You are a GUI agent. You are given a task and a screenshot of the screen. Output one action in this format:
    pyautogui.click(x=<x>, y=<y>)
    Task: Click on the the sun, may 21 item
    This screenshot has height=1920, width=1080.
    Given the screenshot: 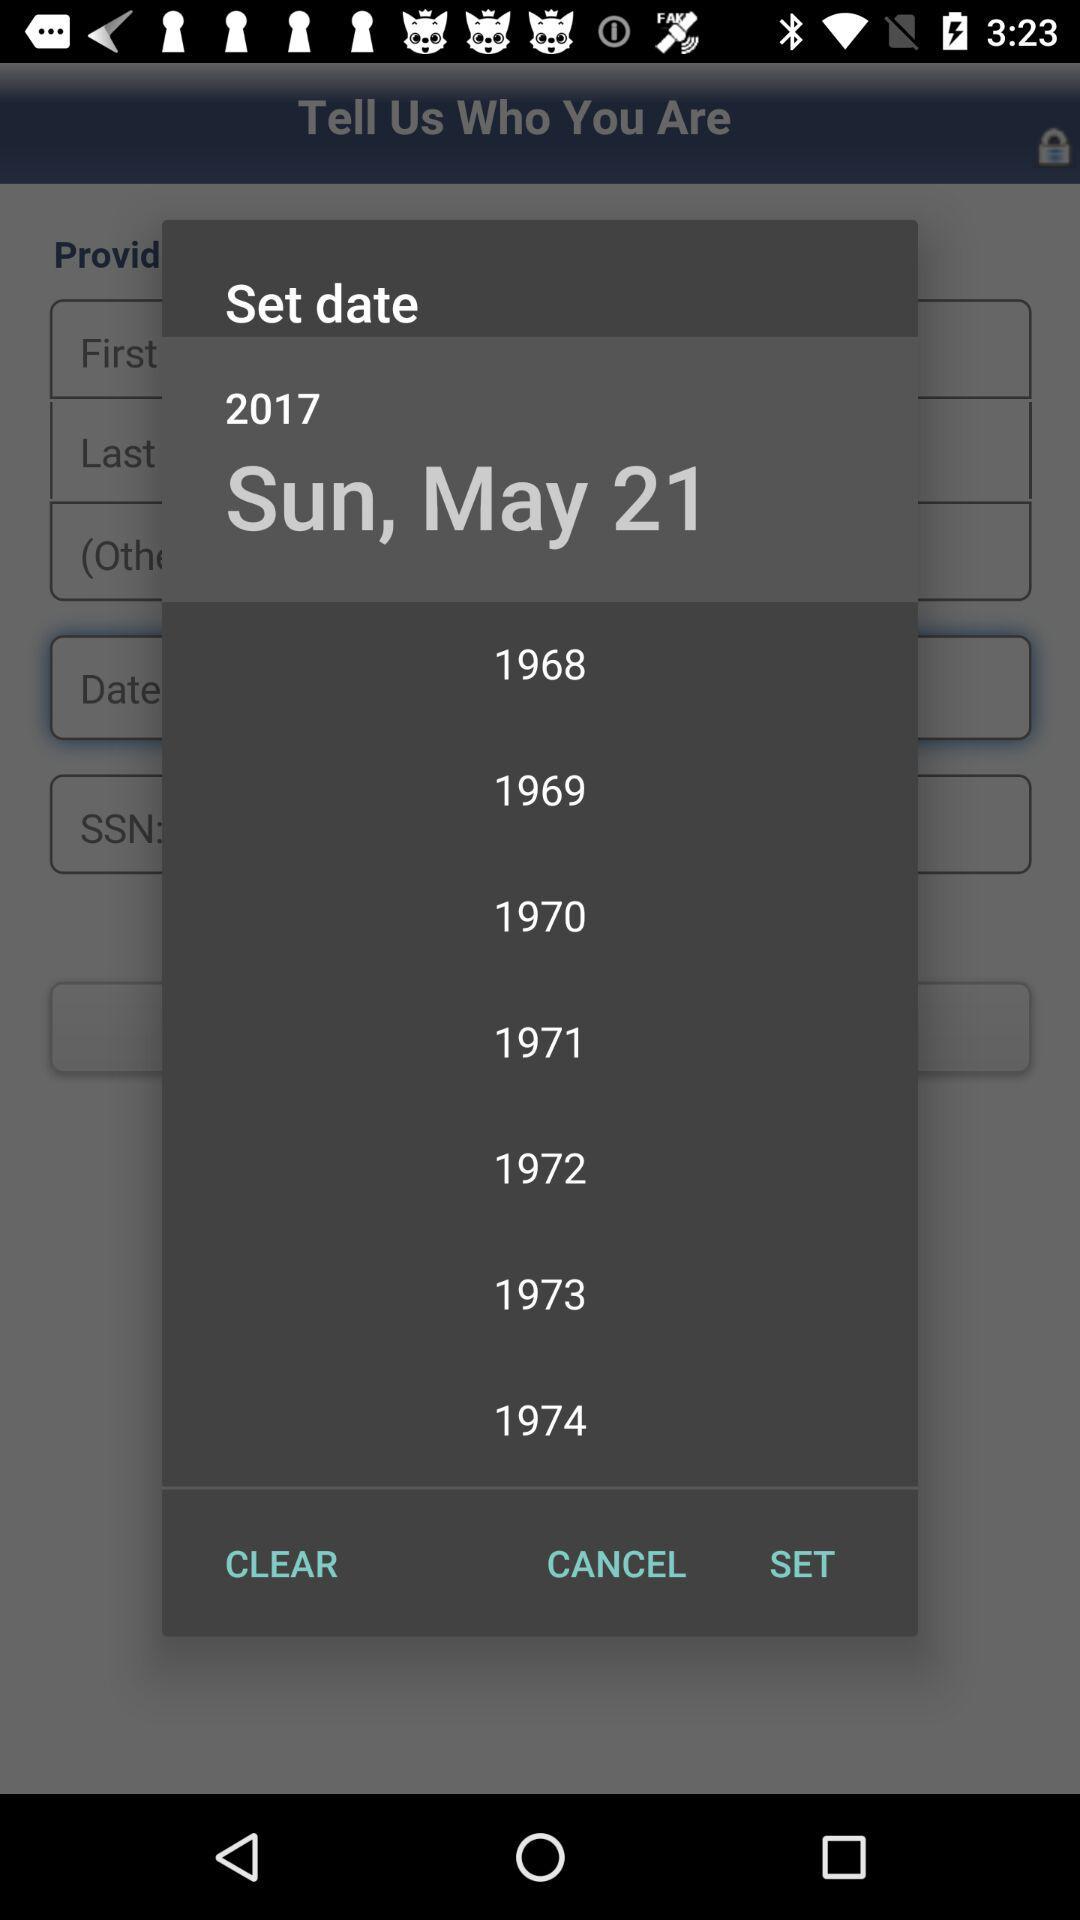 What is the action you would take?
    pyautogui.click(x=469, y=495)
    